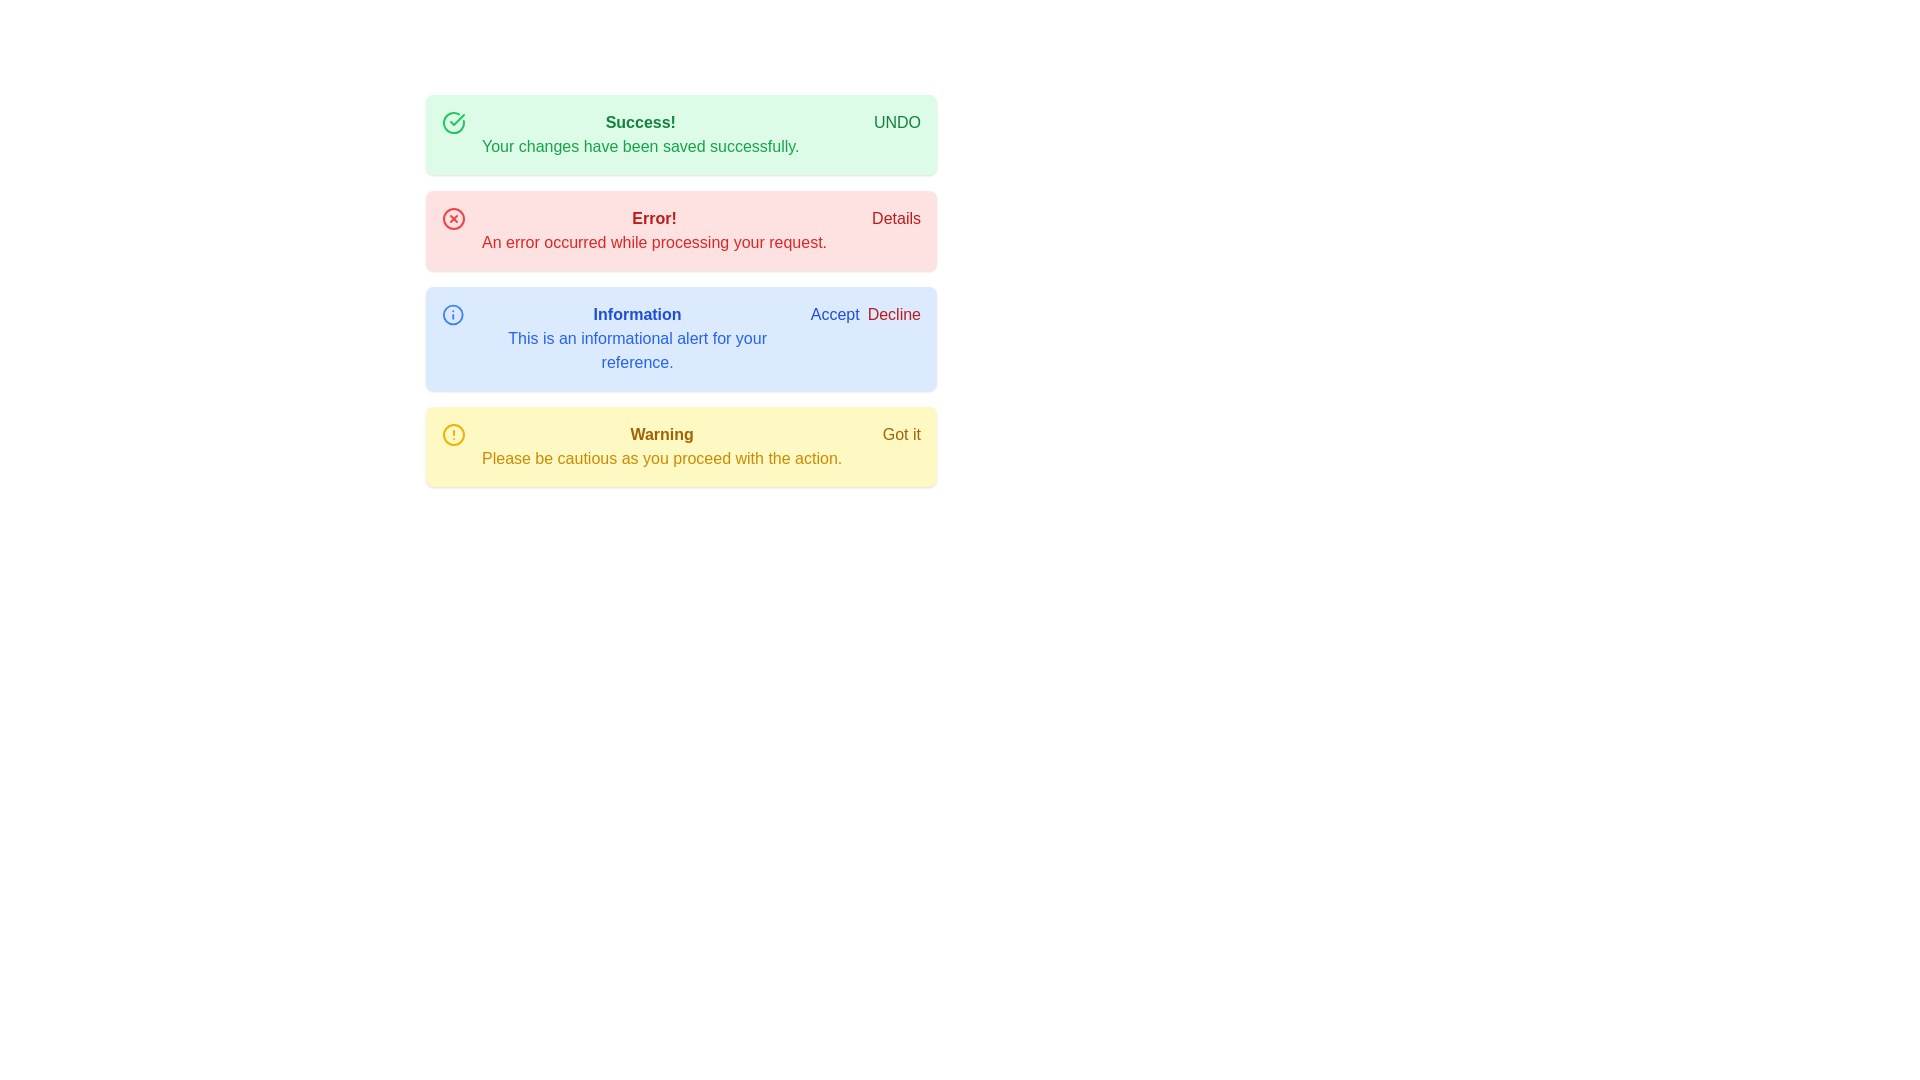  I want to click on the green circular checkmark icon that signifies a successful action, located in the upper section of the green notification banner labeled 'Success!', so click(456, 119).